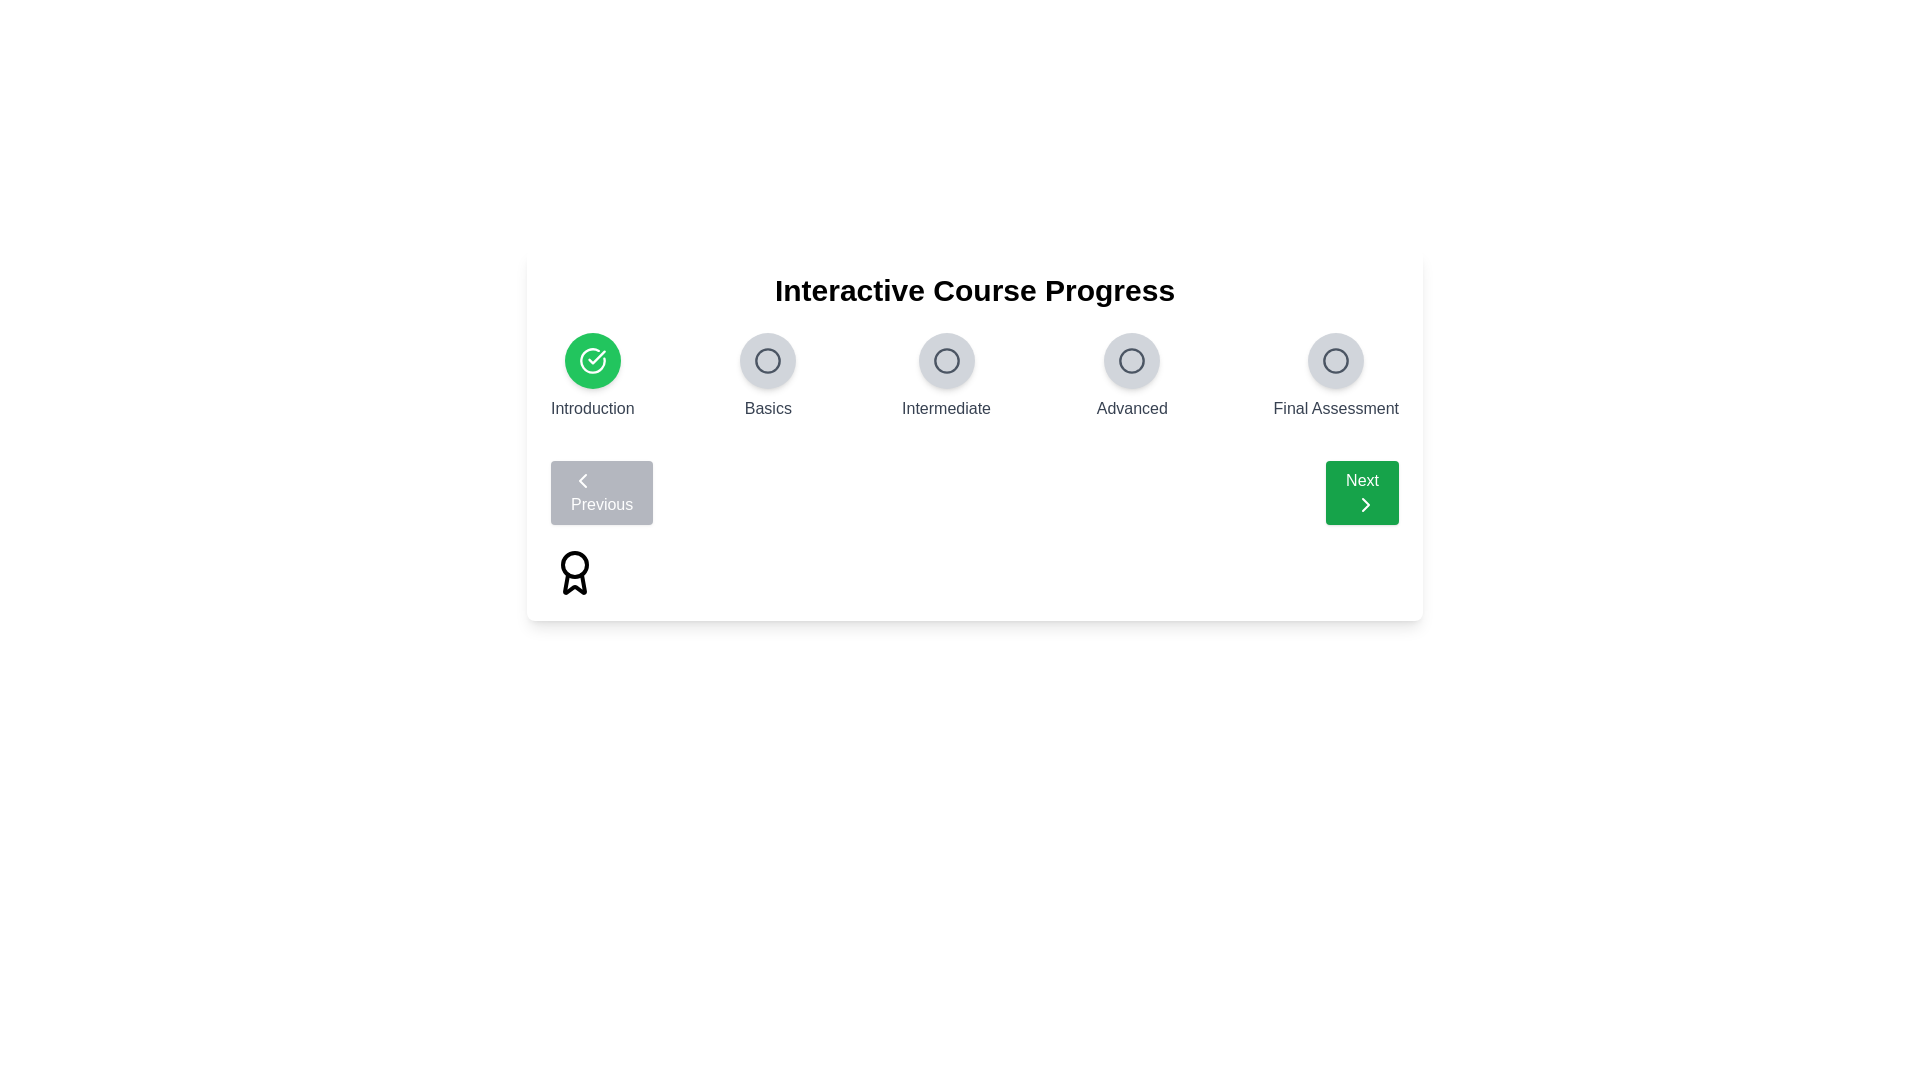 This screenshot has width=1920, height=1080. Describe the element at coordinates (1336, 361) in the screenshot. I see `the circular progress stage marker representing the 'Final Assessment' step in the progress tracker, which is located directly above the text 'Final Assessment'` at that location.